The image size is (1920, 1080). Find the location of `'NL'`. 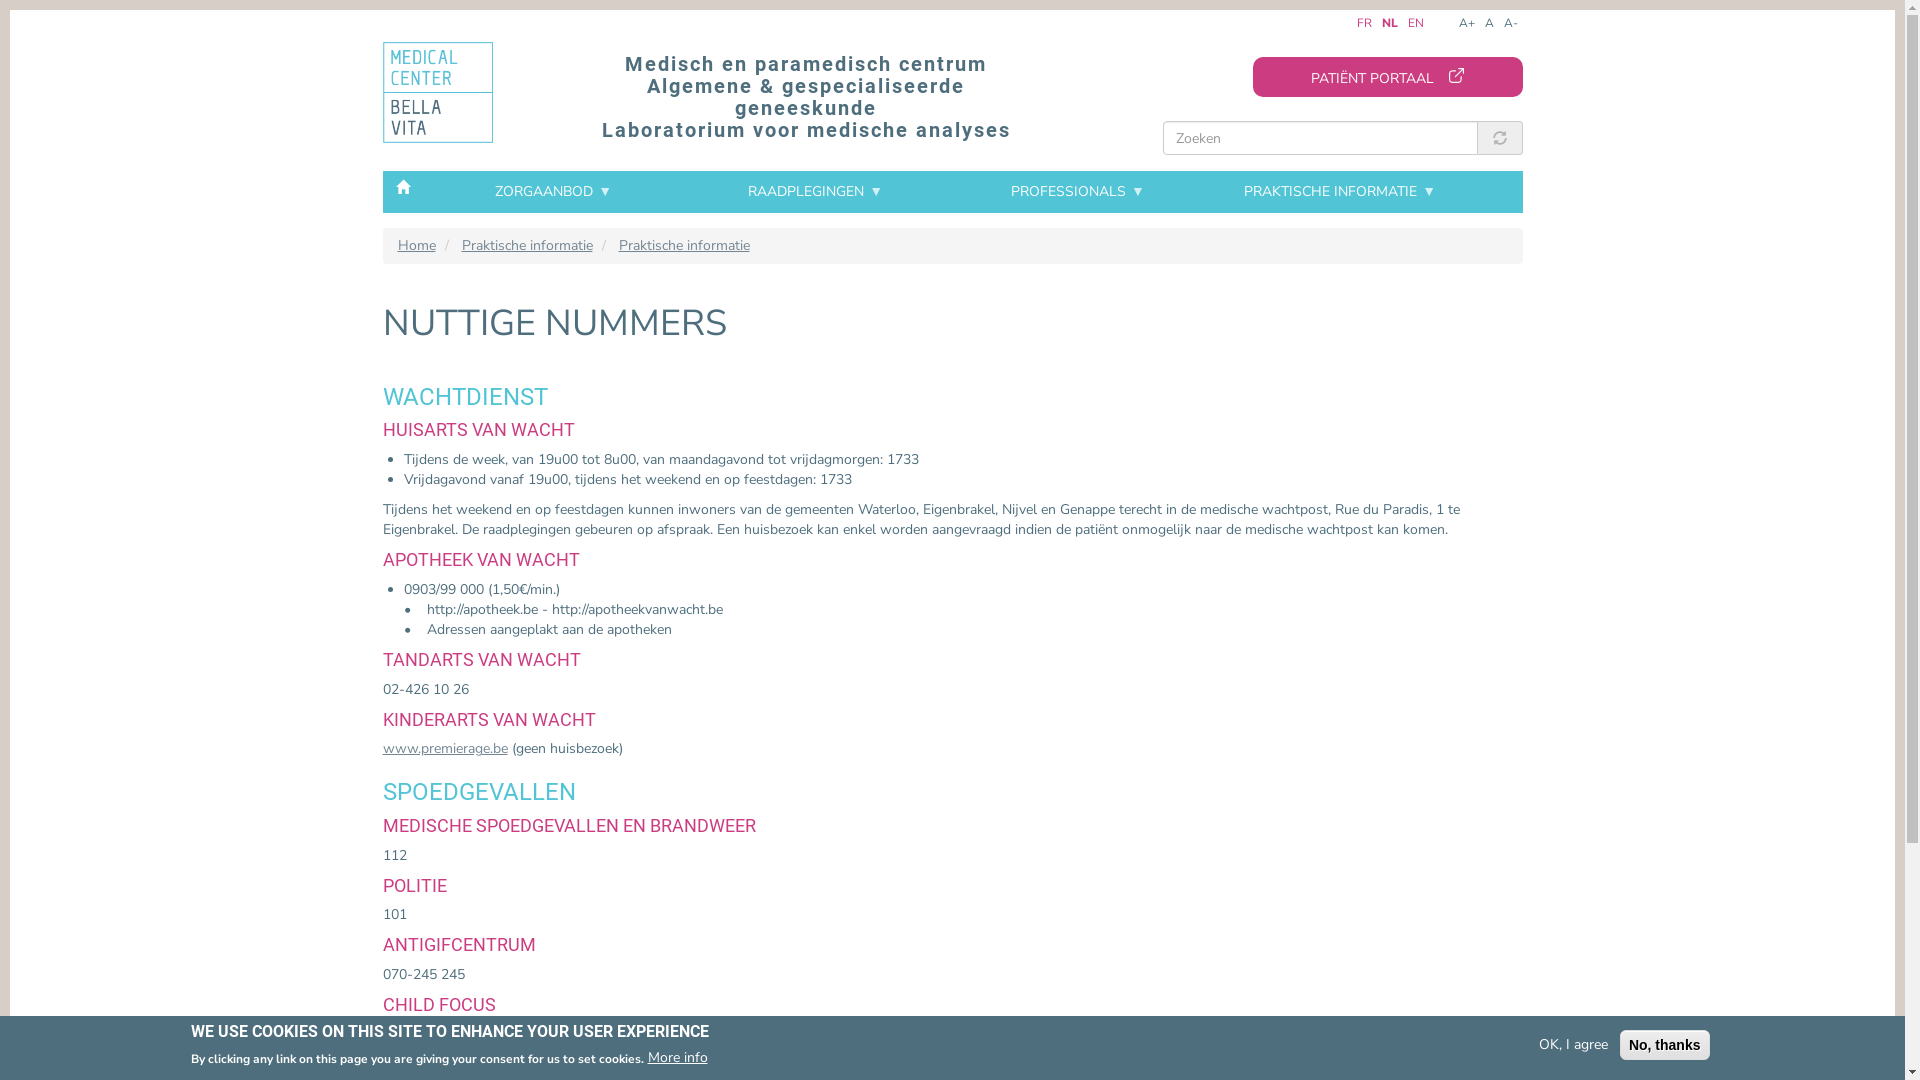

'NL' is located at coordinates (1389, 23).